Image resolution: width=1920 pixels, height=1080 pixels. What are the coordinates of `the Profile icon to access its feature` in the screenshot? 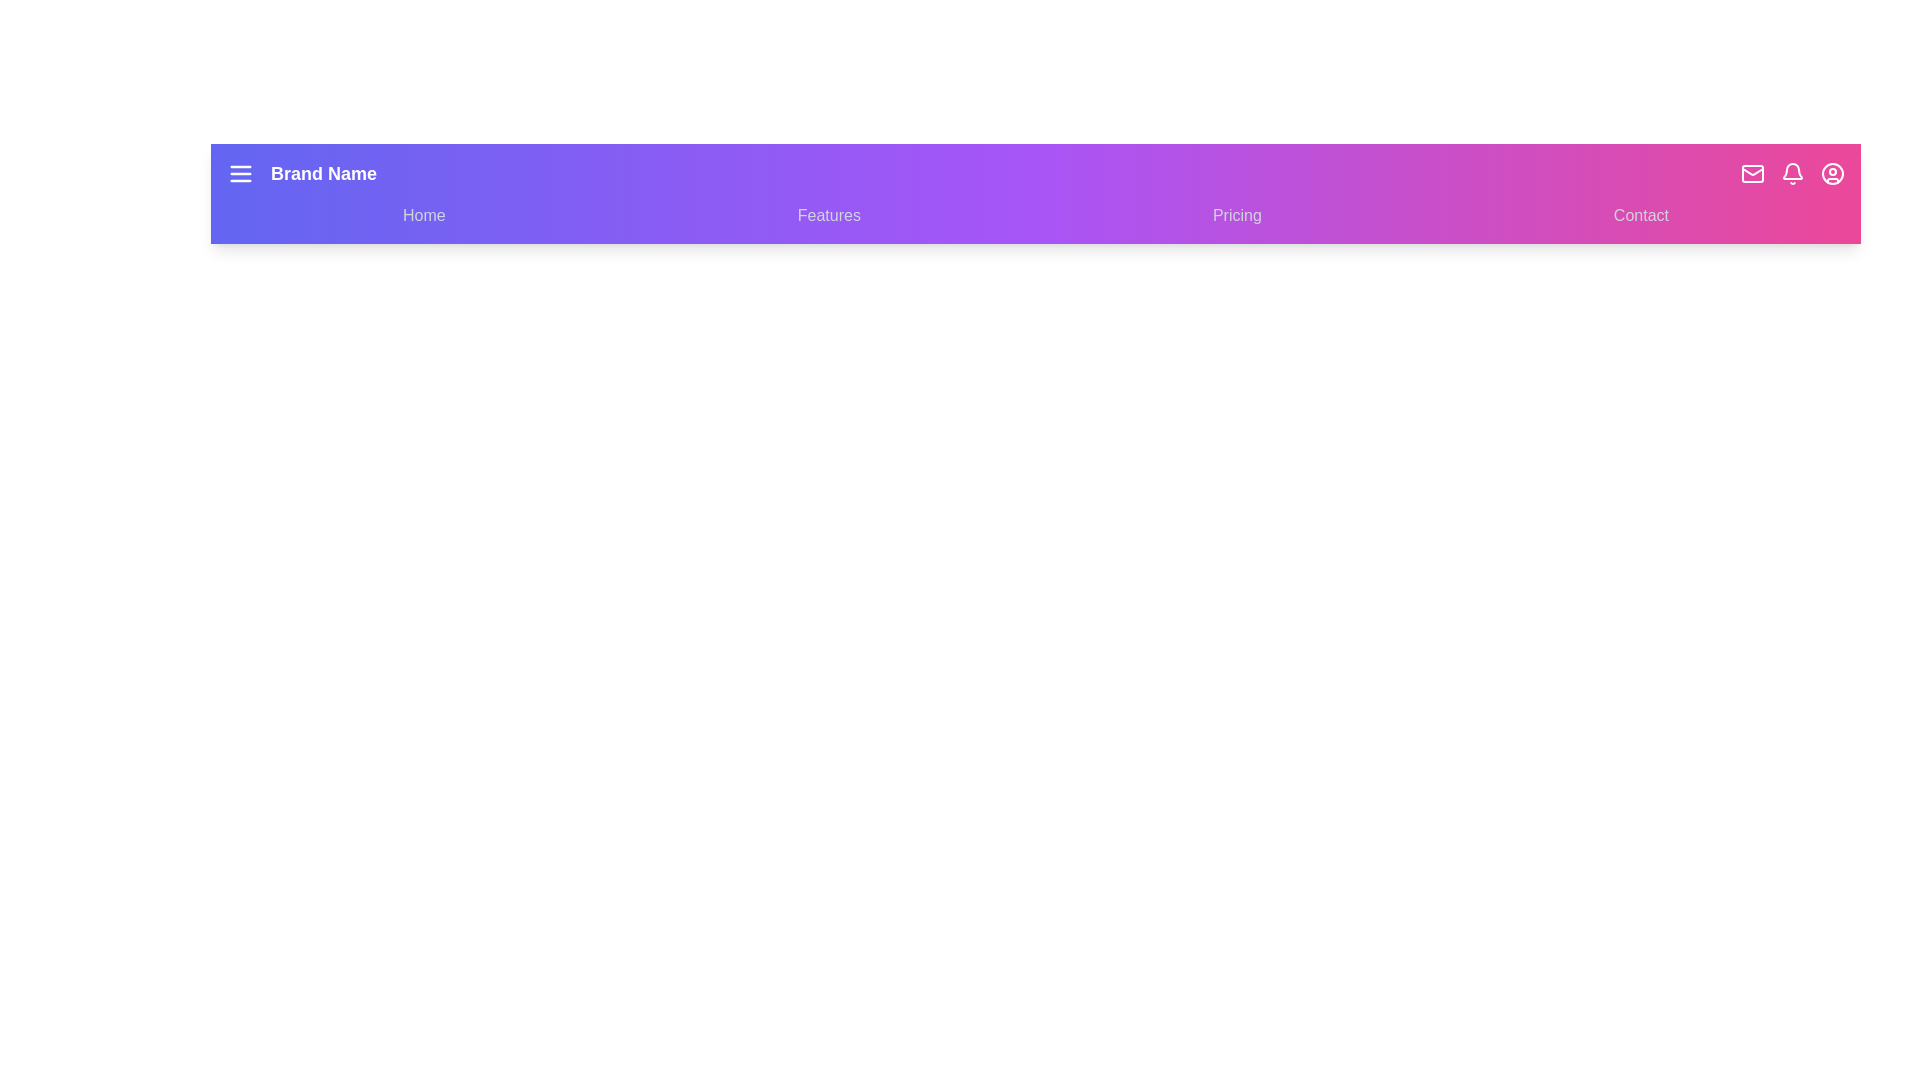 It's located at (1833, 172).